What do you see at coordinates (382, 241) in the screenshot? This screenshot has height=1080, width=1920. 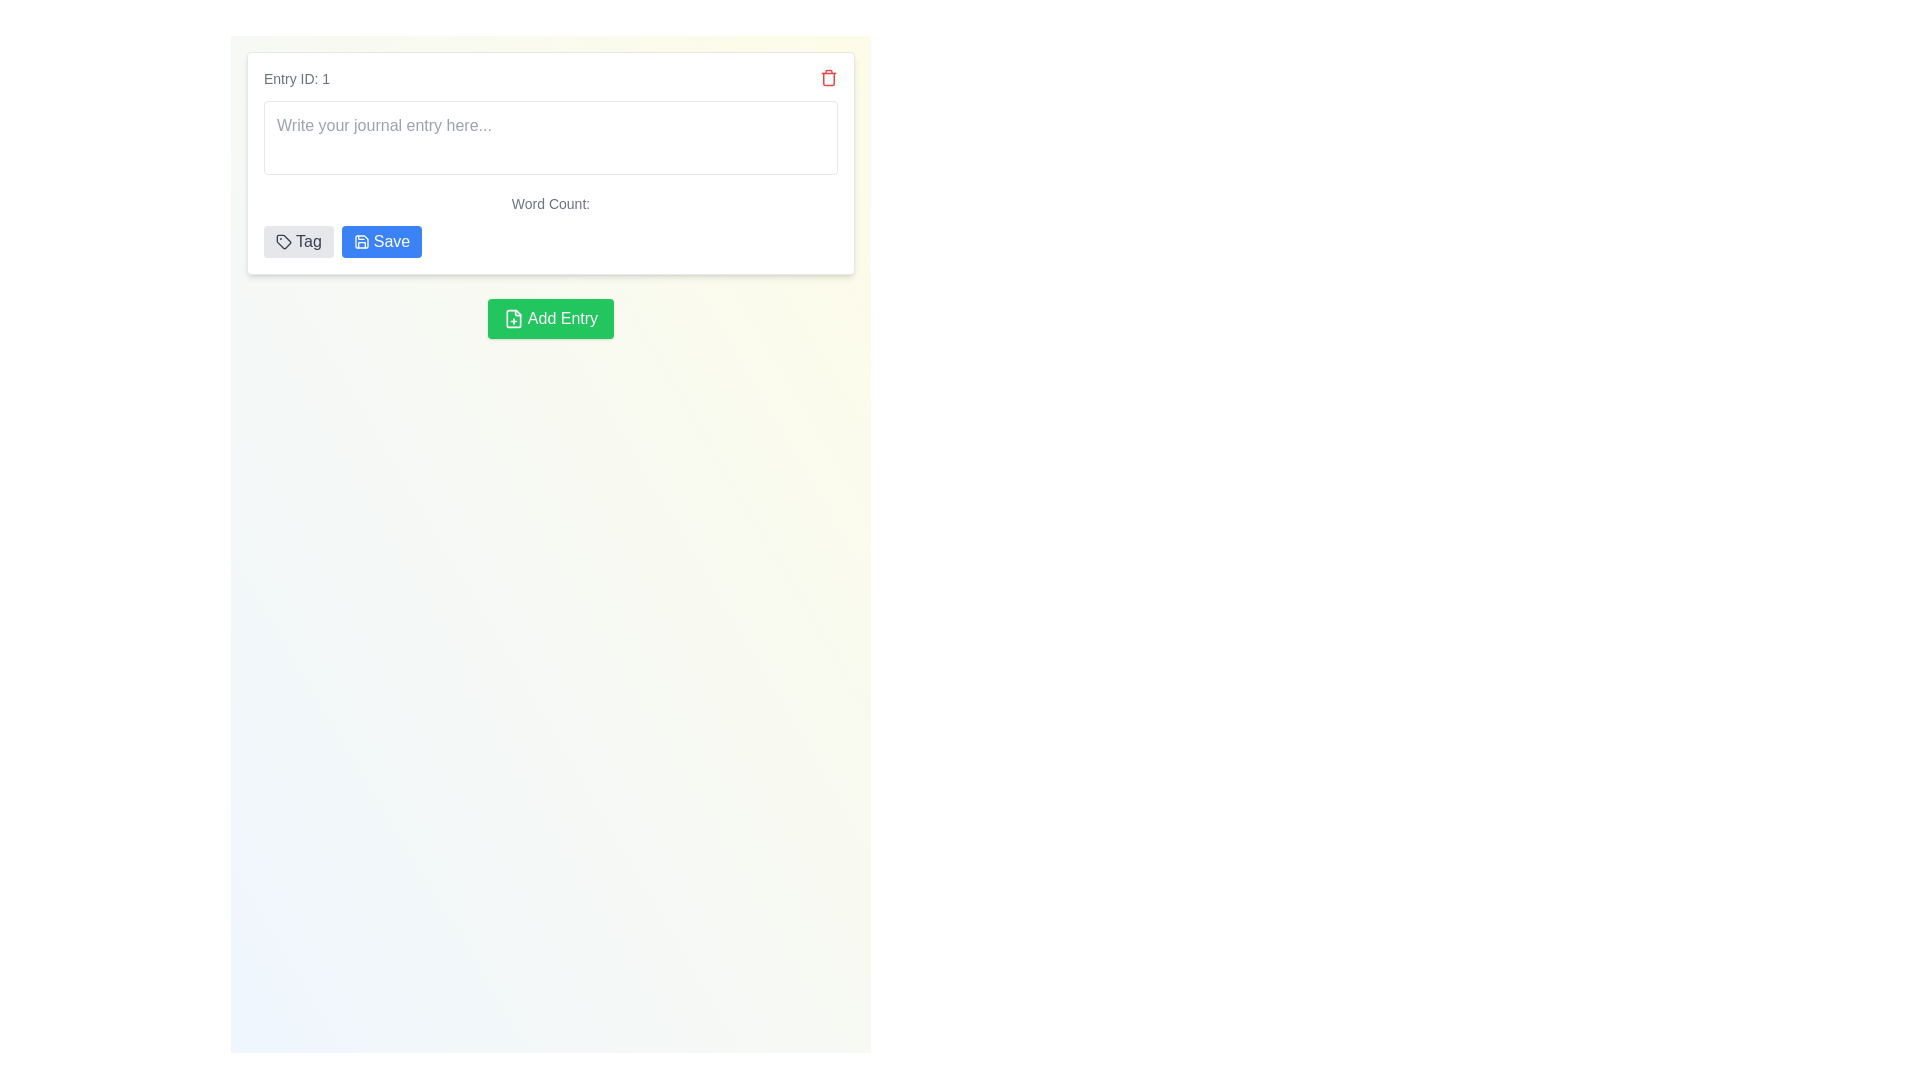 I see `the blue 'Save' button with a floppy disk icon located to the right of the 'Tag' button` at bounding box center [382, 241].